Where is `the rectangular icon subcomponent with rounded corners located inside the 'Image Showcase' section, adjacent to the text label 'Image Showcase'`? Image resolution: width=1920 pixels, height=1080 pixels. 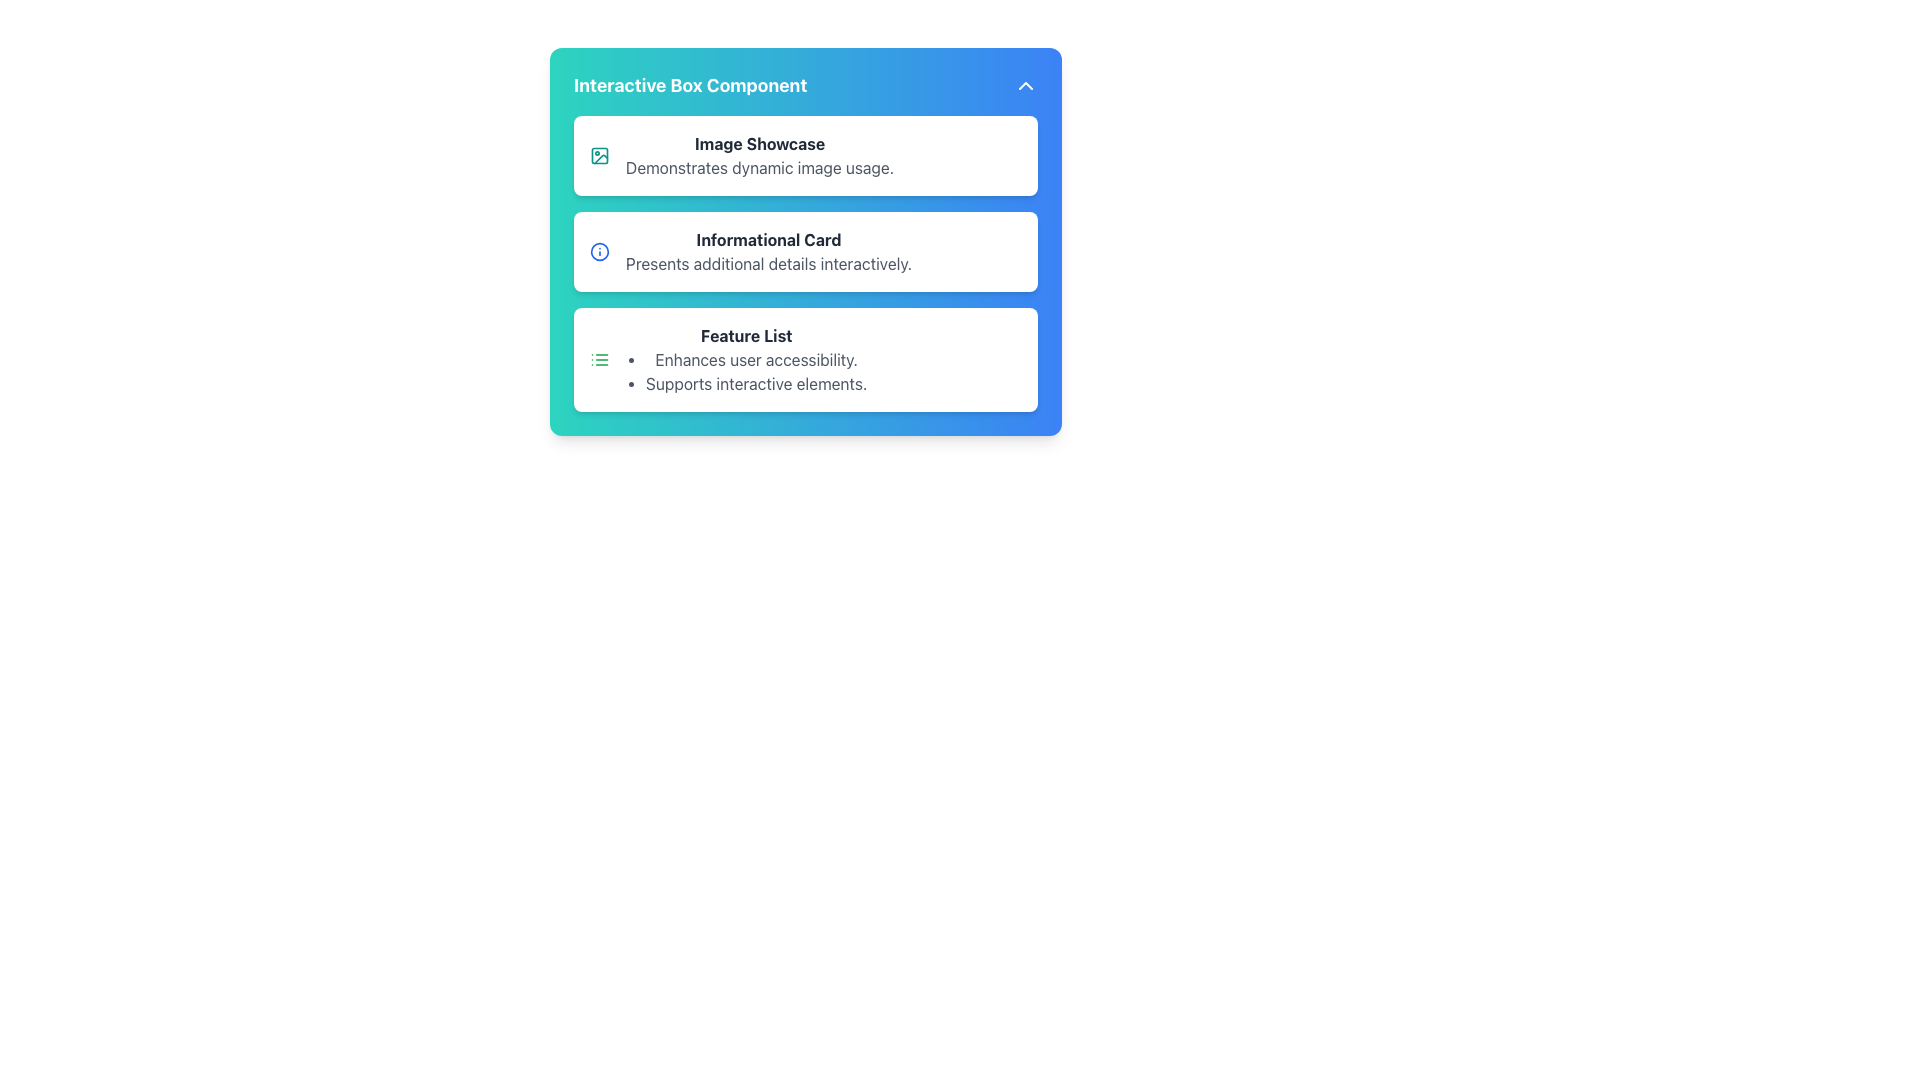 the rectangular icon subcomponent with rounded corners located inside the 'Image Showcase' section, adjacent to the text label 'Image Showcase' is located at coordinates (599, 154).